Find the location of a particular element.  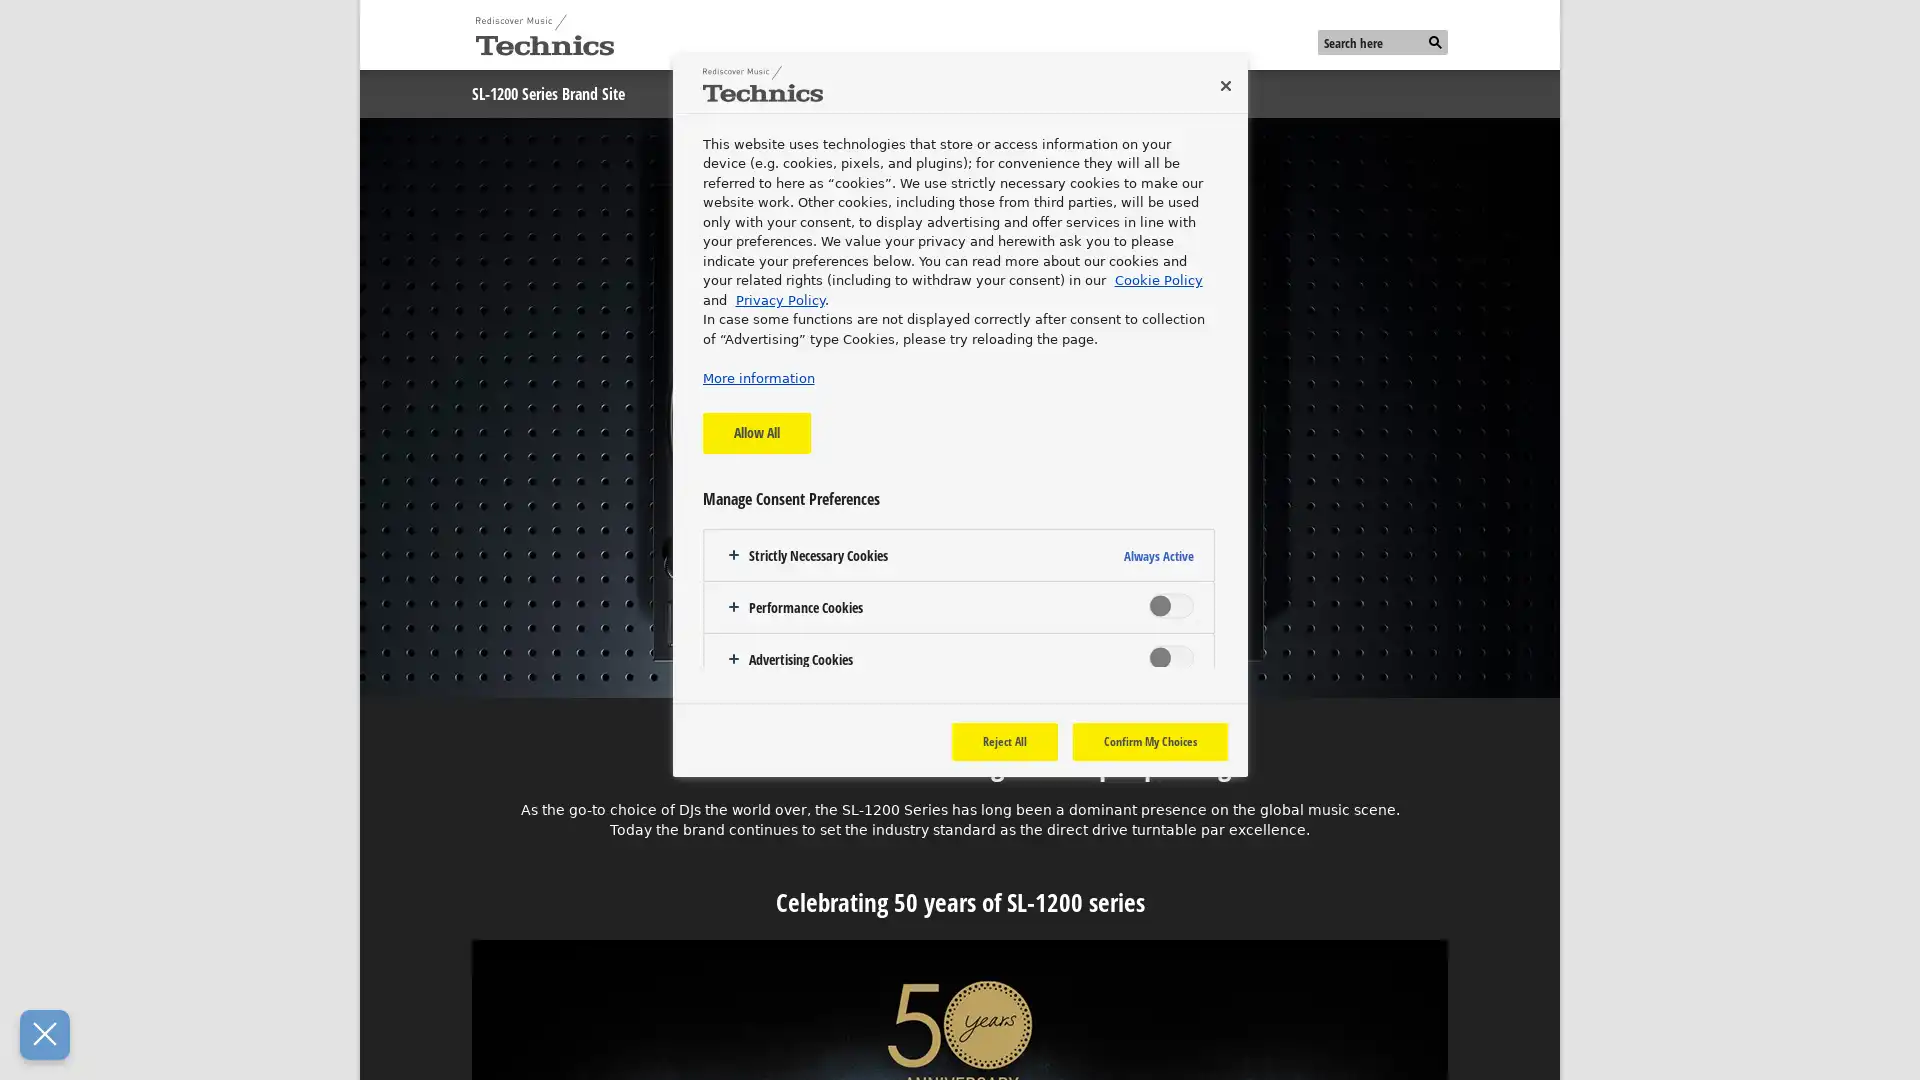

Search is located at coordinates (1434, 43).